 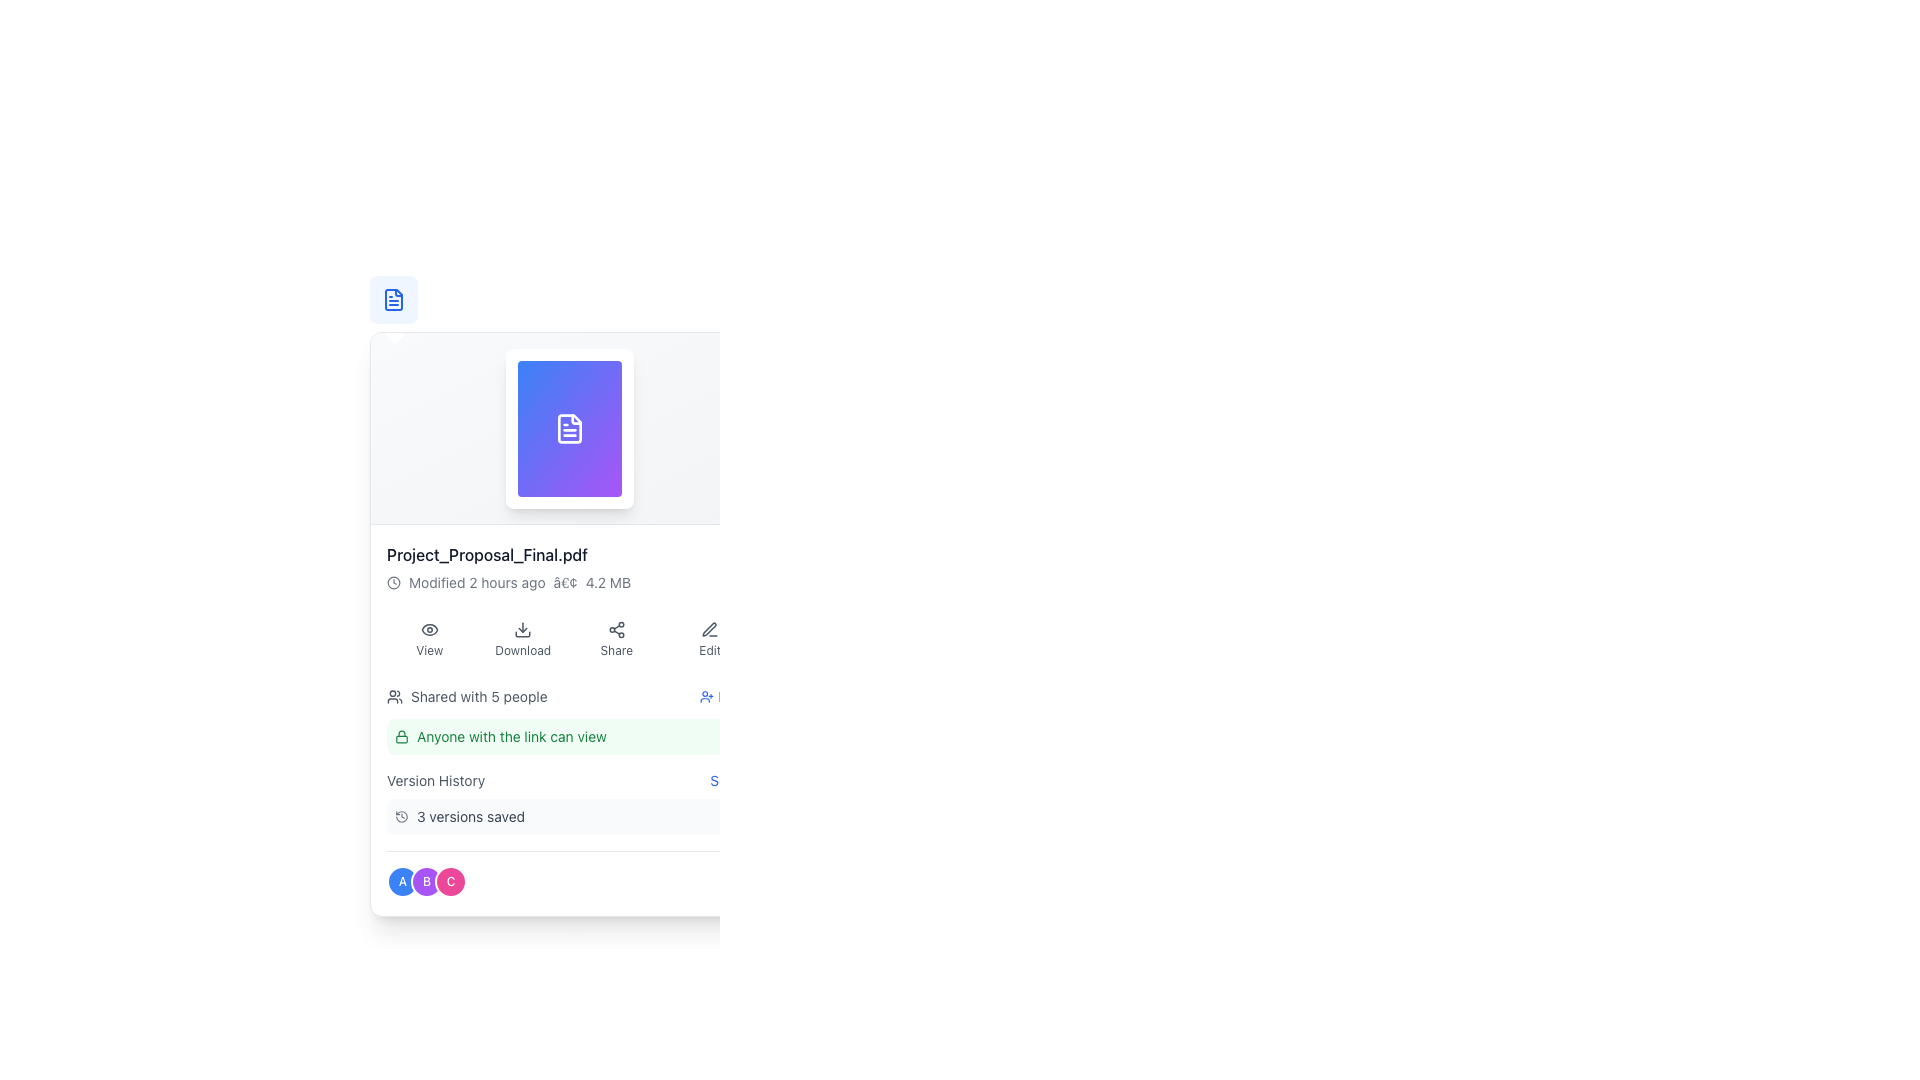 I want to click on the static text element that reads 'Version History', which is styled in gray and located near the bottom of the interface, alongside the 'See all' text, so click(x=435, y=779).